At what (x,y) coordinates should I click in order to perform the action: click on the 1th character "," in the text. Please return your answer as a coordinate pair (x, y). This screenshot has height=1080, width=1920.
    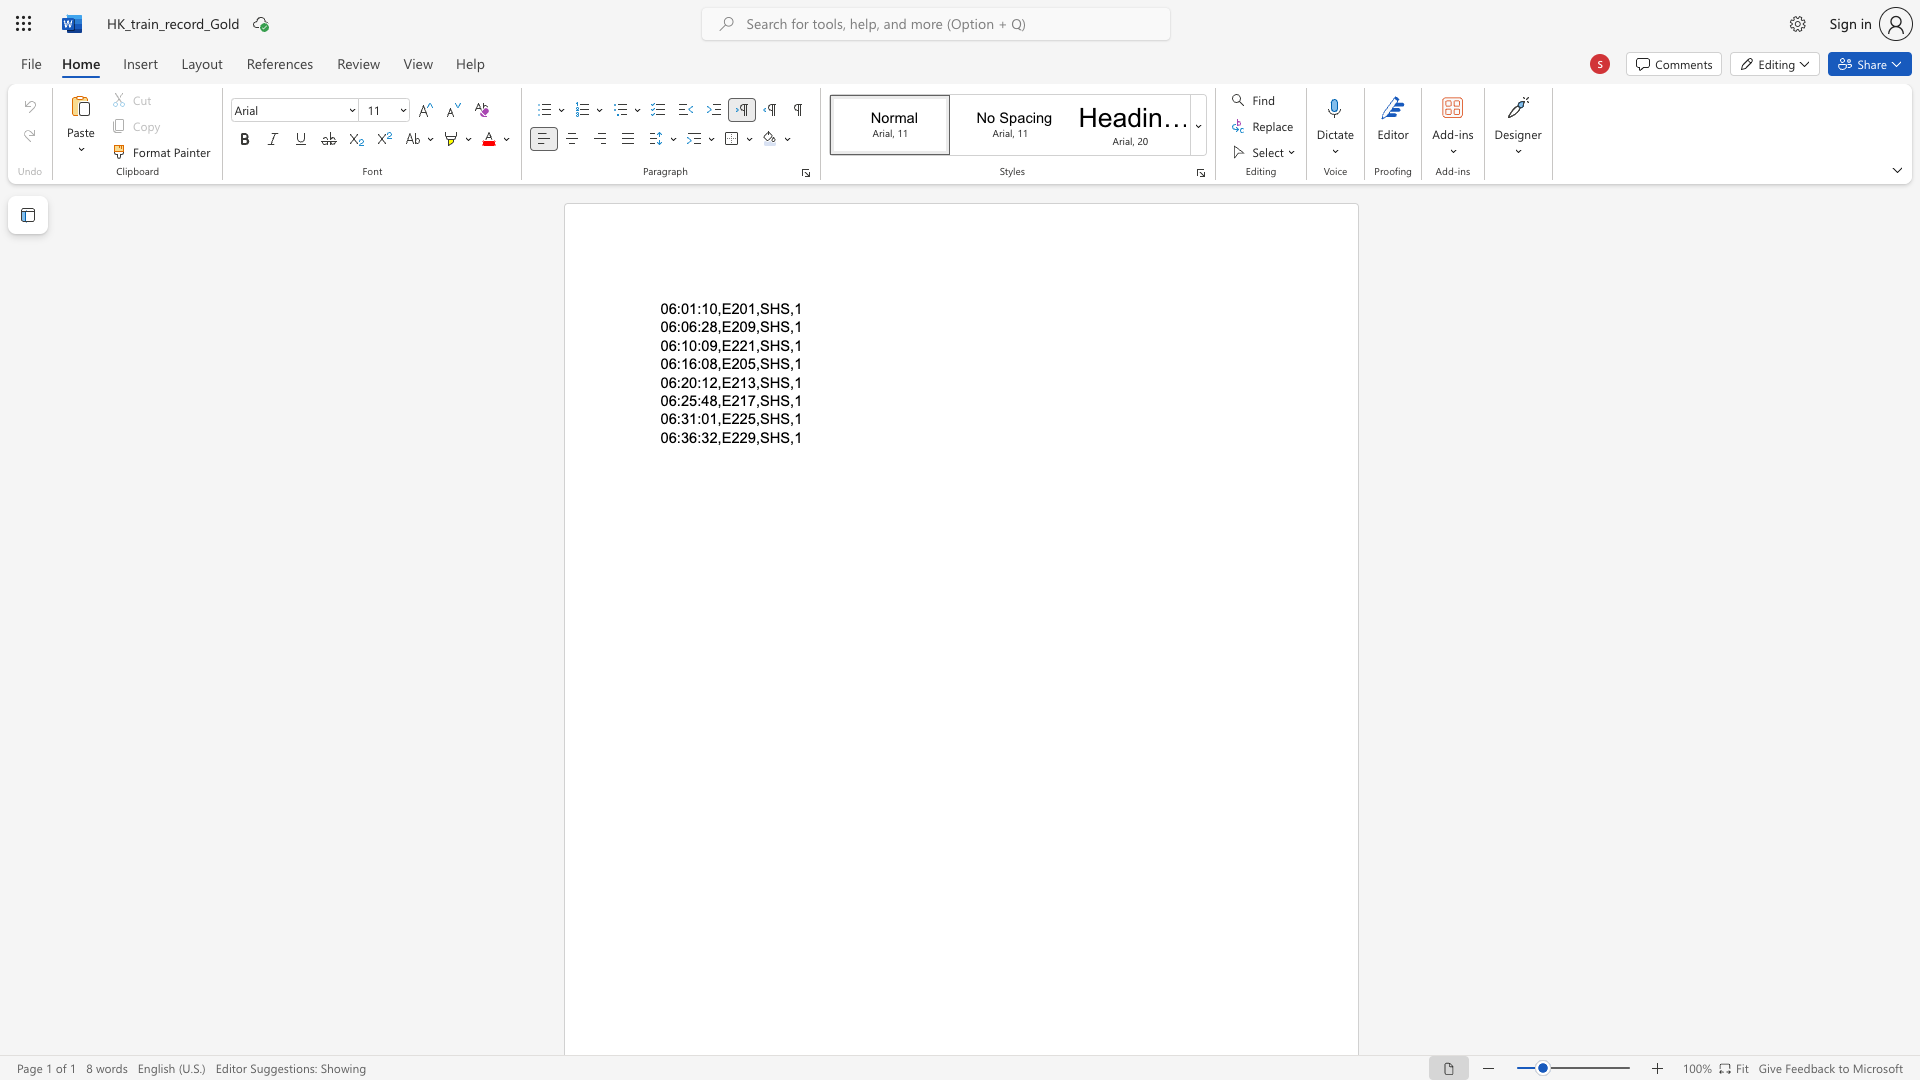
    Looking at the image, I should click on (719, 418).